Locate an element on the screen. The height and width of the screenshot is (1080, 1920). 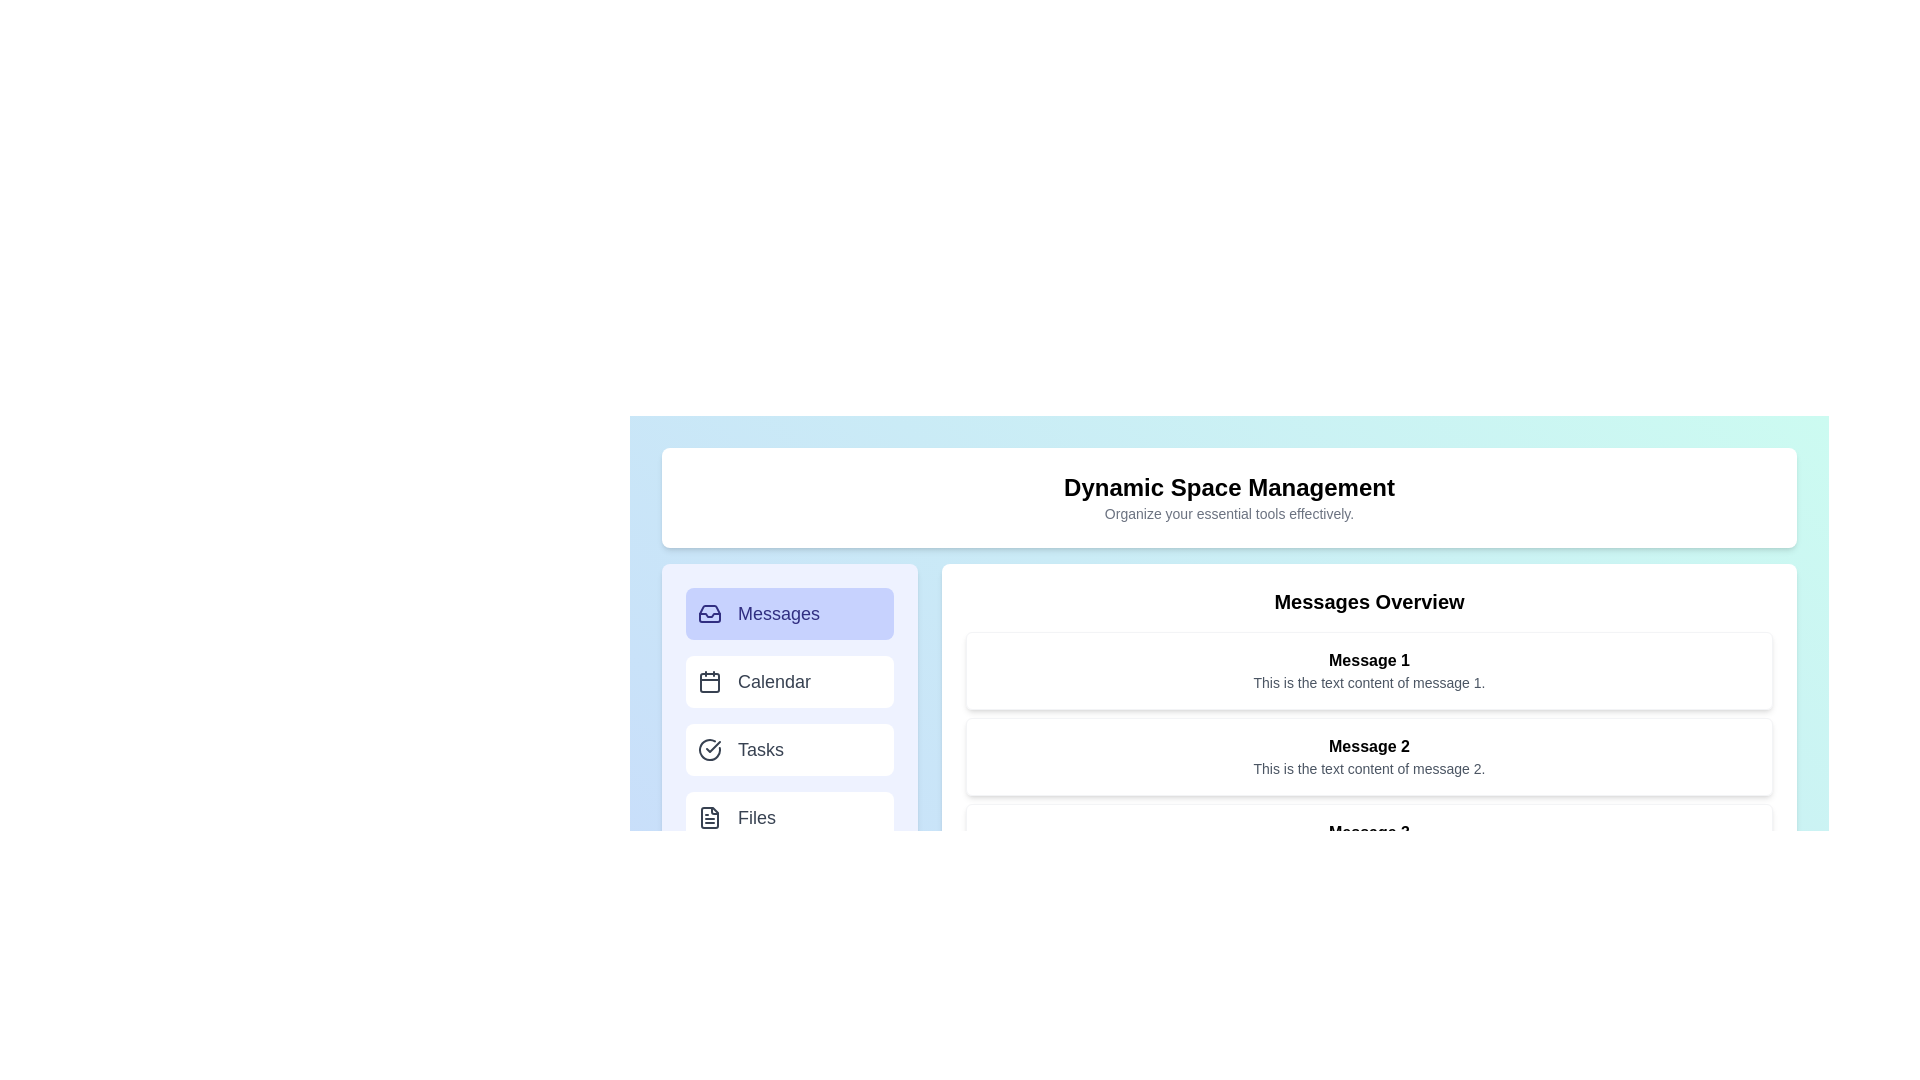
the third informational card located below 'Message 1' and 'Message 2' in the list is located at coordinates (1368, 843).